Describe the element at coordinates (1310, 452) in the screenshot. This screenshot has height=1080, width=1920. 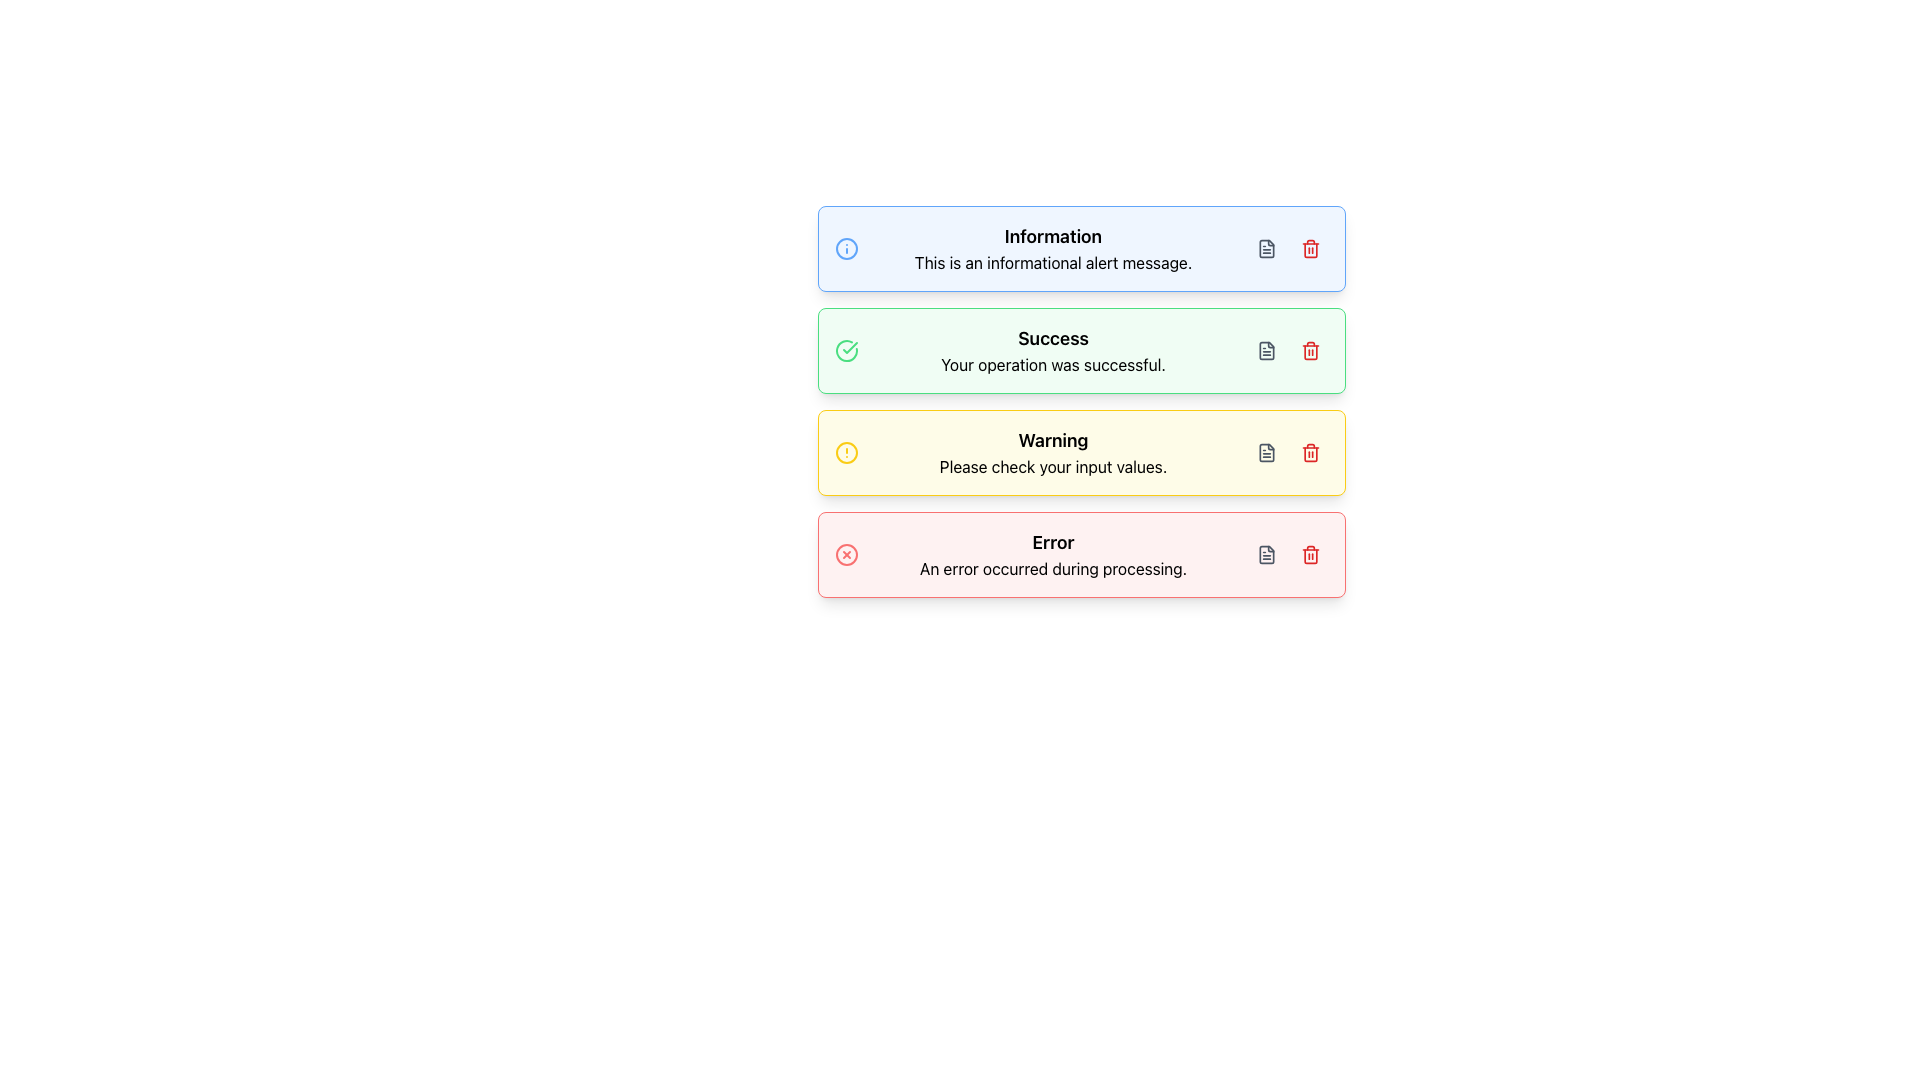
I see `the red trash bin icon button located in the 'Warning' alert card` at that location.